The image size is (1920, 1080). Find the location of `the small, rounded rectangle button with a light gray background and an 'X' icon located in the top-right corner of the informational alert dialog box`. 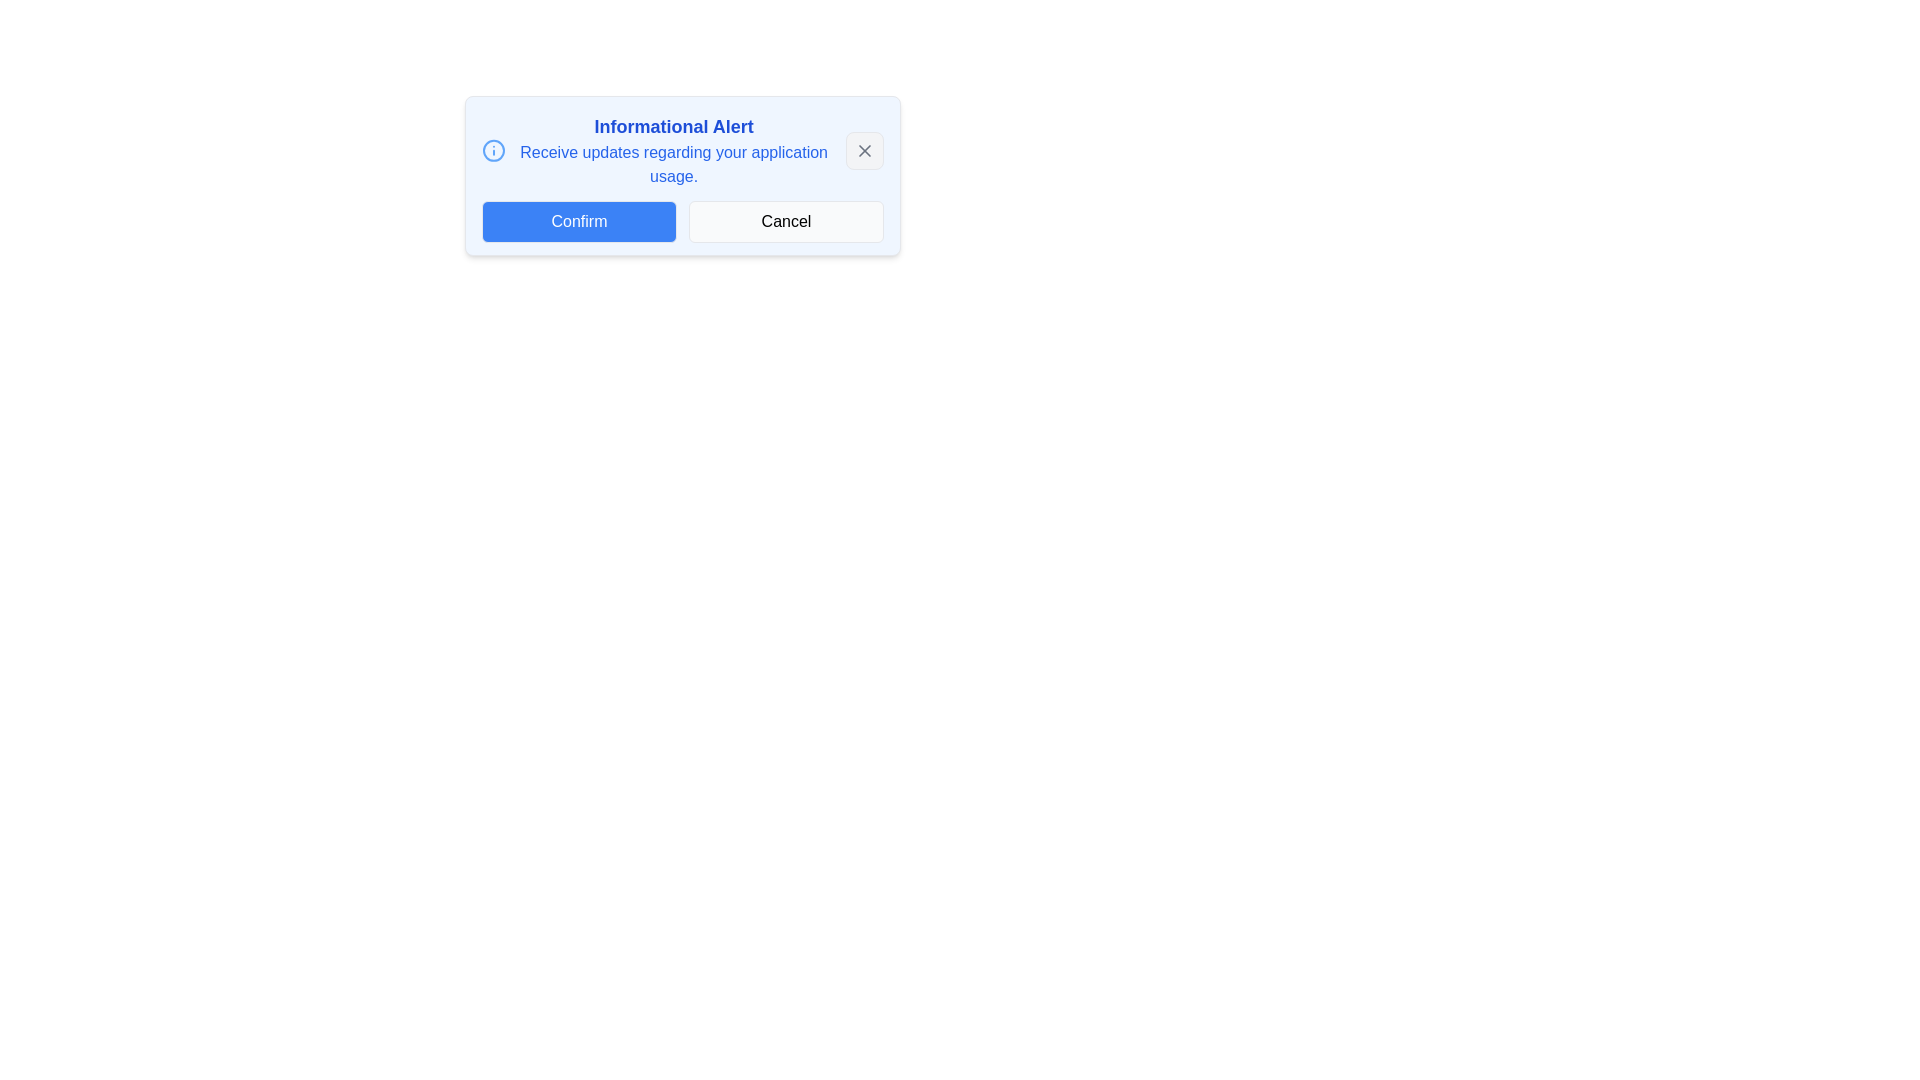

the small, rounded rectangle button with a light gray background and an 'X' icon located in the top-right corner of the informational alert dialog box is located at coordinates (864, 149).